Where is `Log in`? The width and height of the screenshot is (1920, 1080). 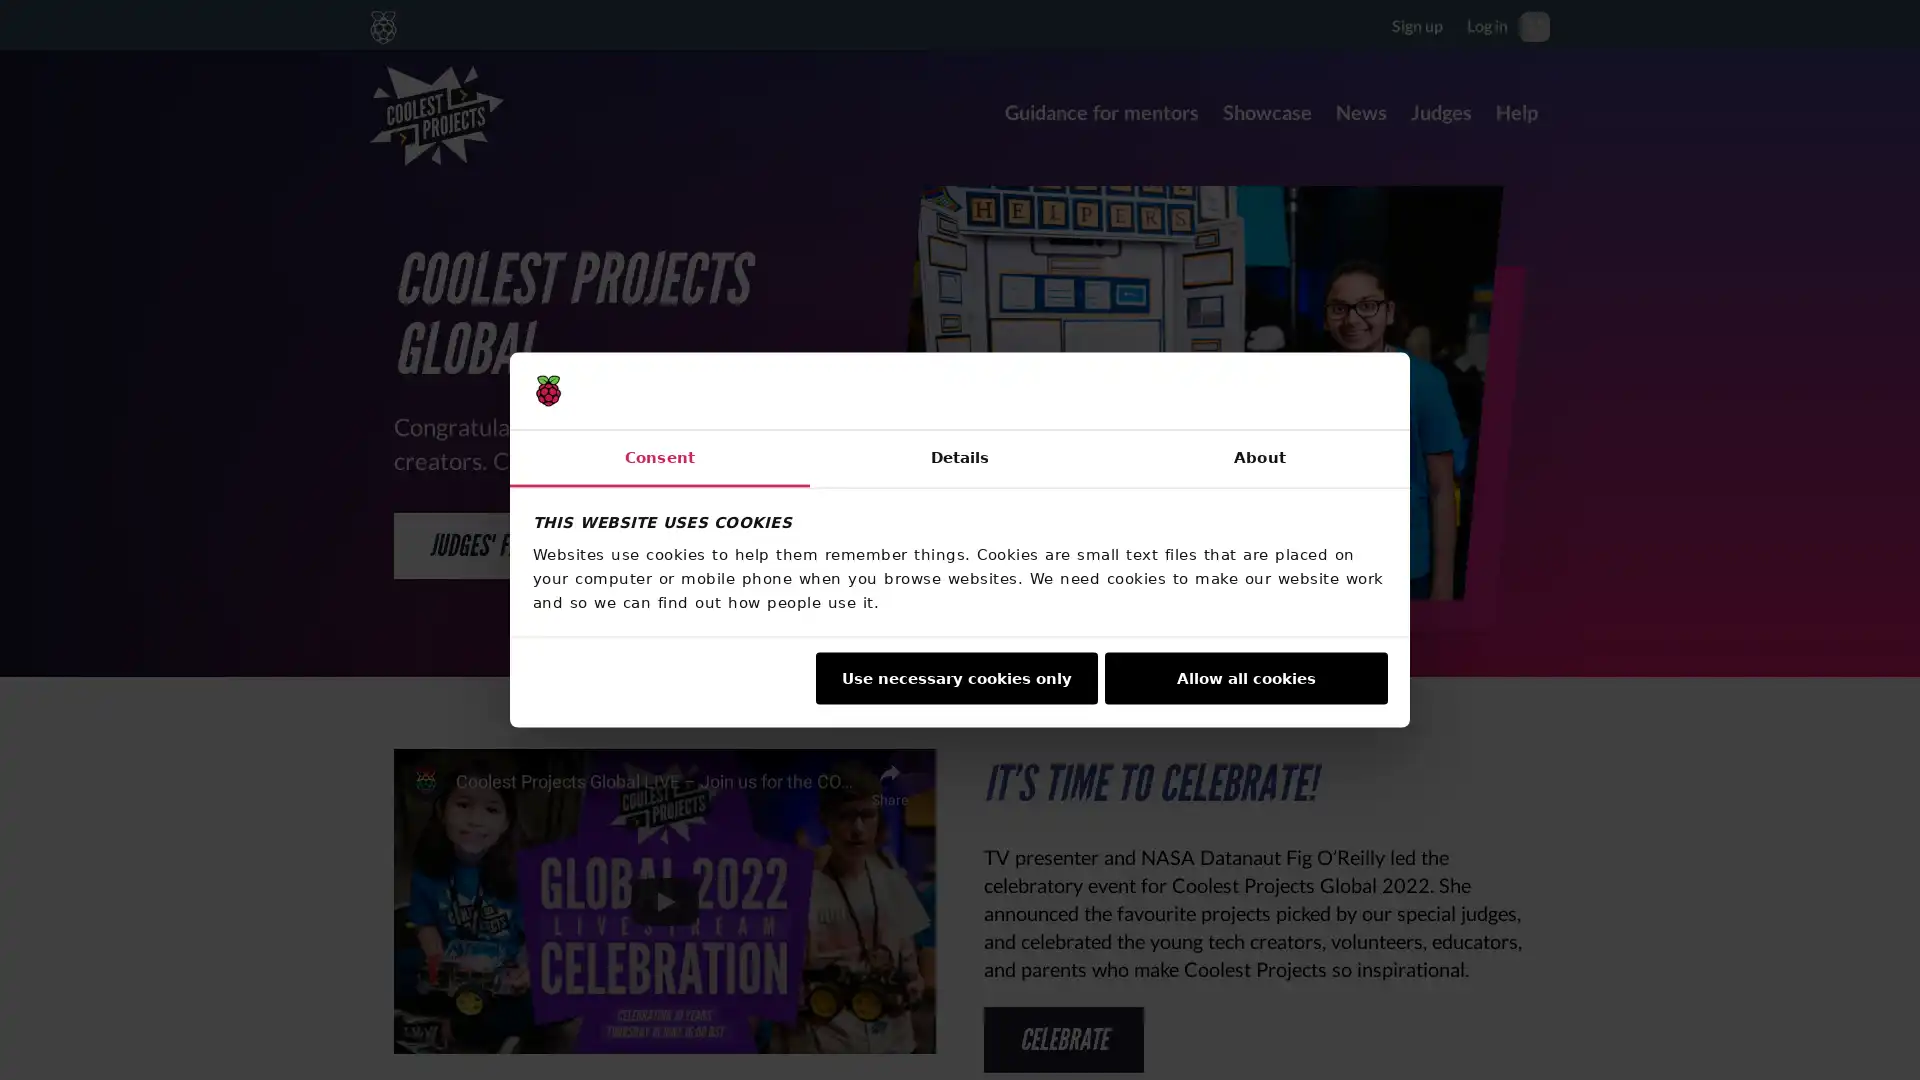
Log in is located at coordinates (1487, 24).